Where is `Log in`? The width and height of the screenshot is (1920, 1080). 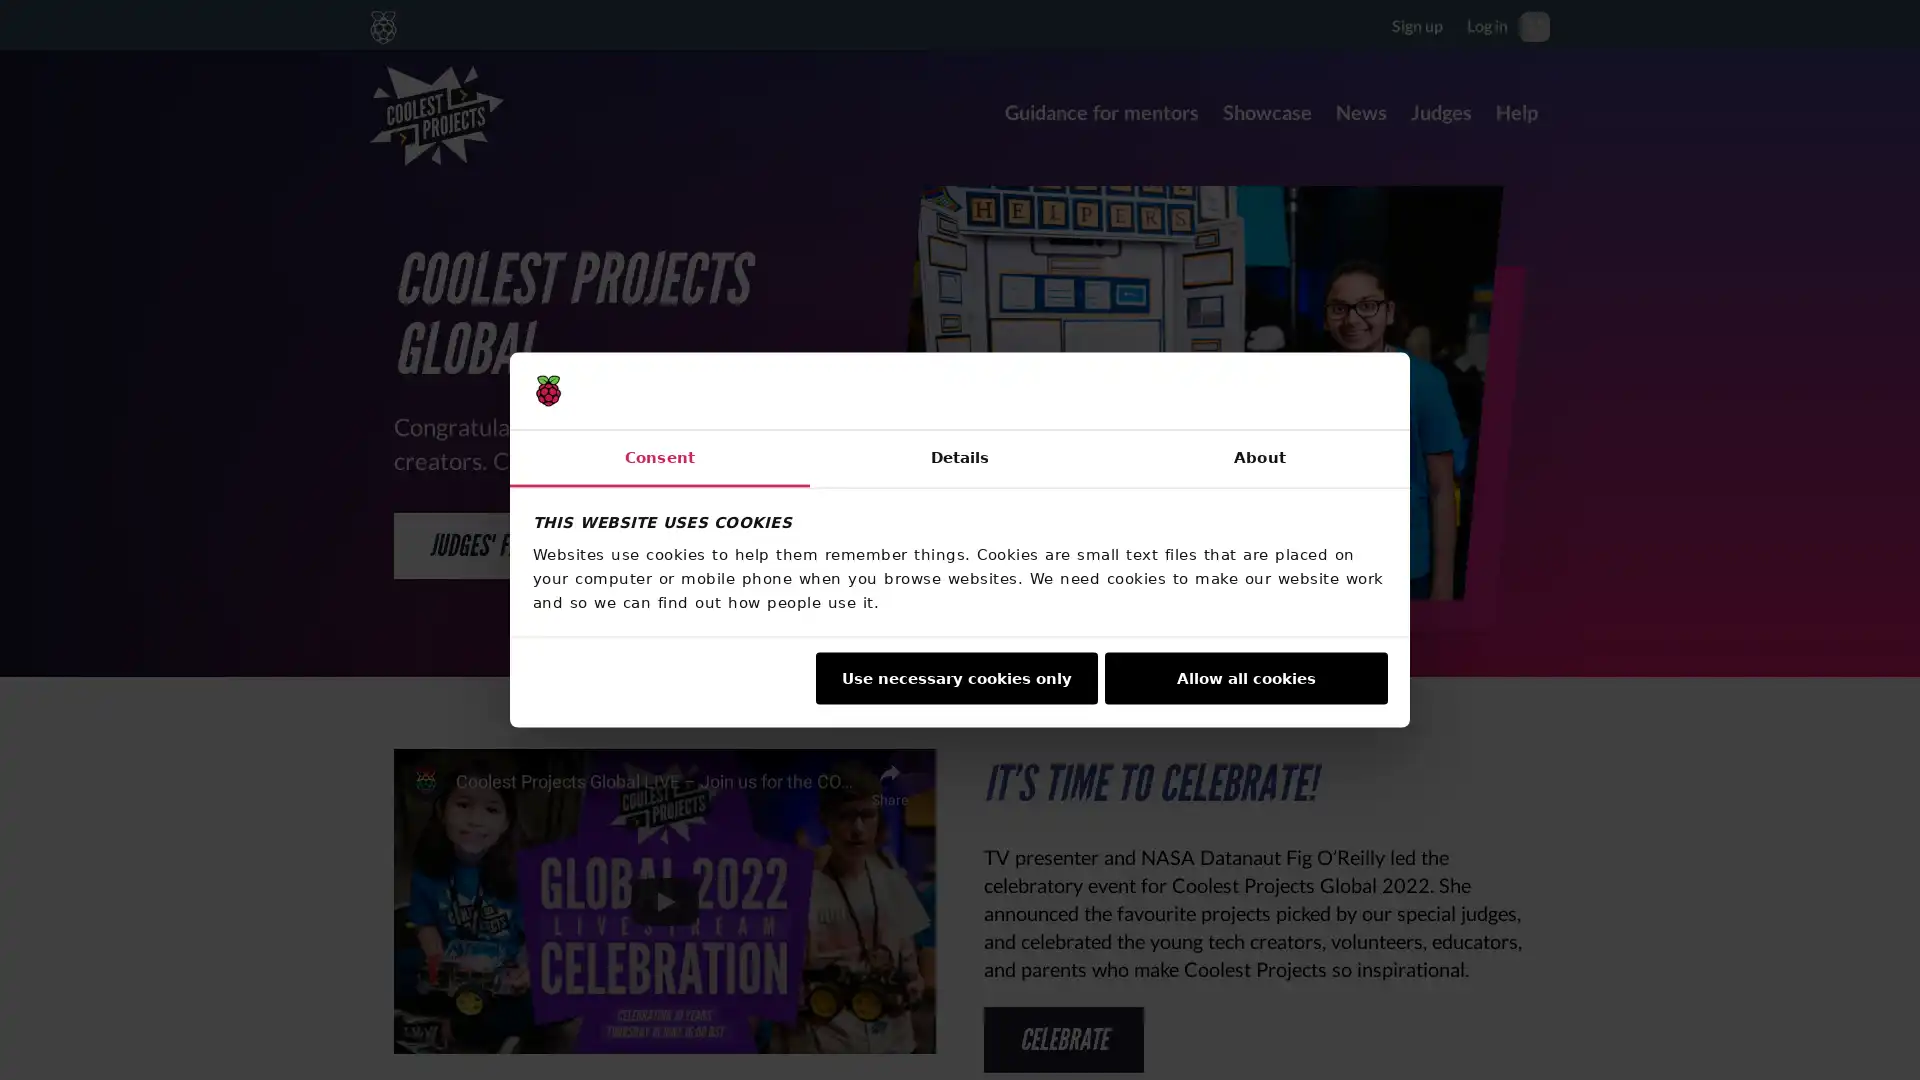
Log in is located at coordinates (1487, 24).